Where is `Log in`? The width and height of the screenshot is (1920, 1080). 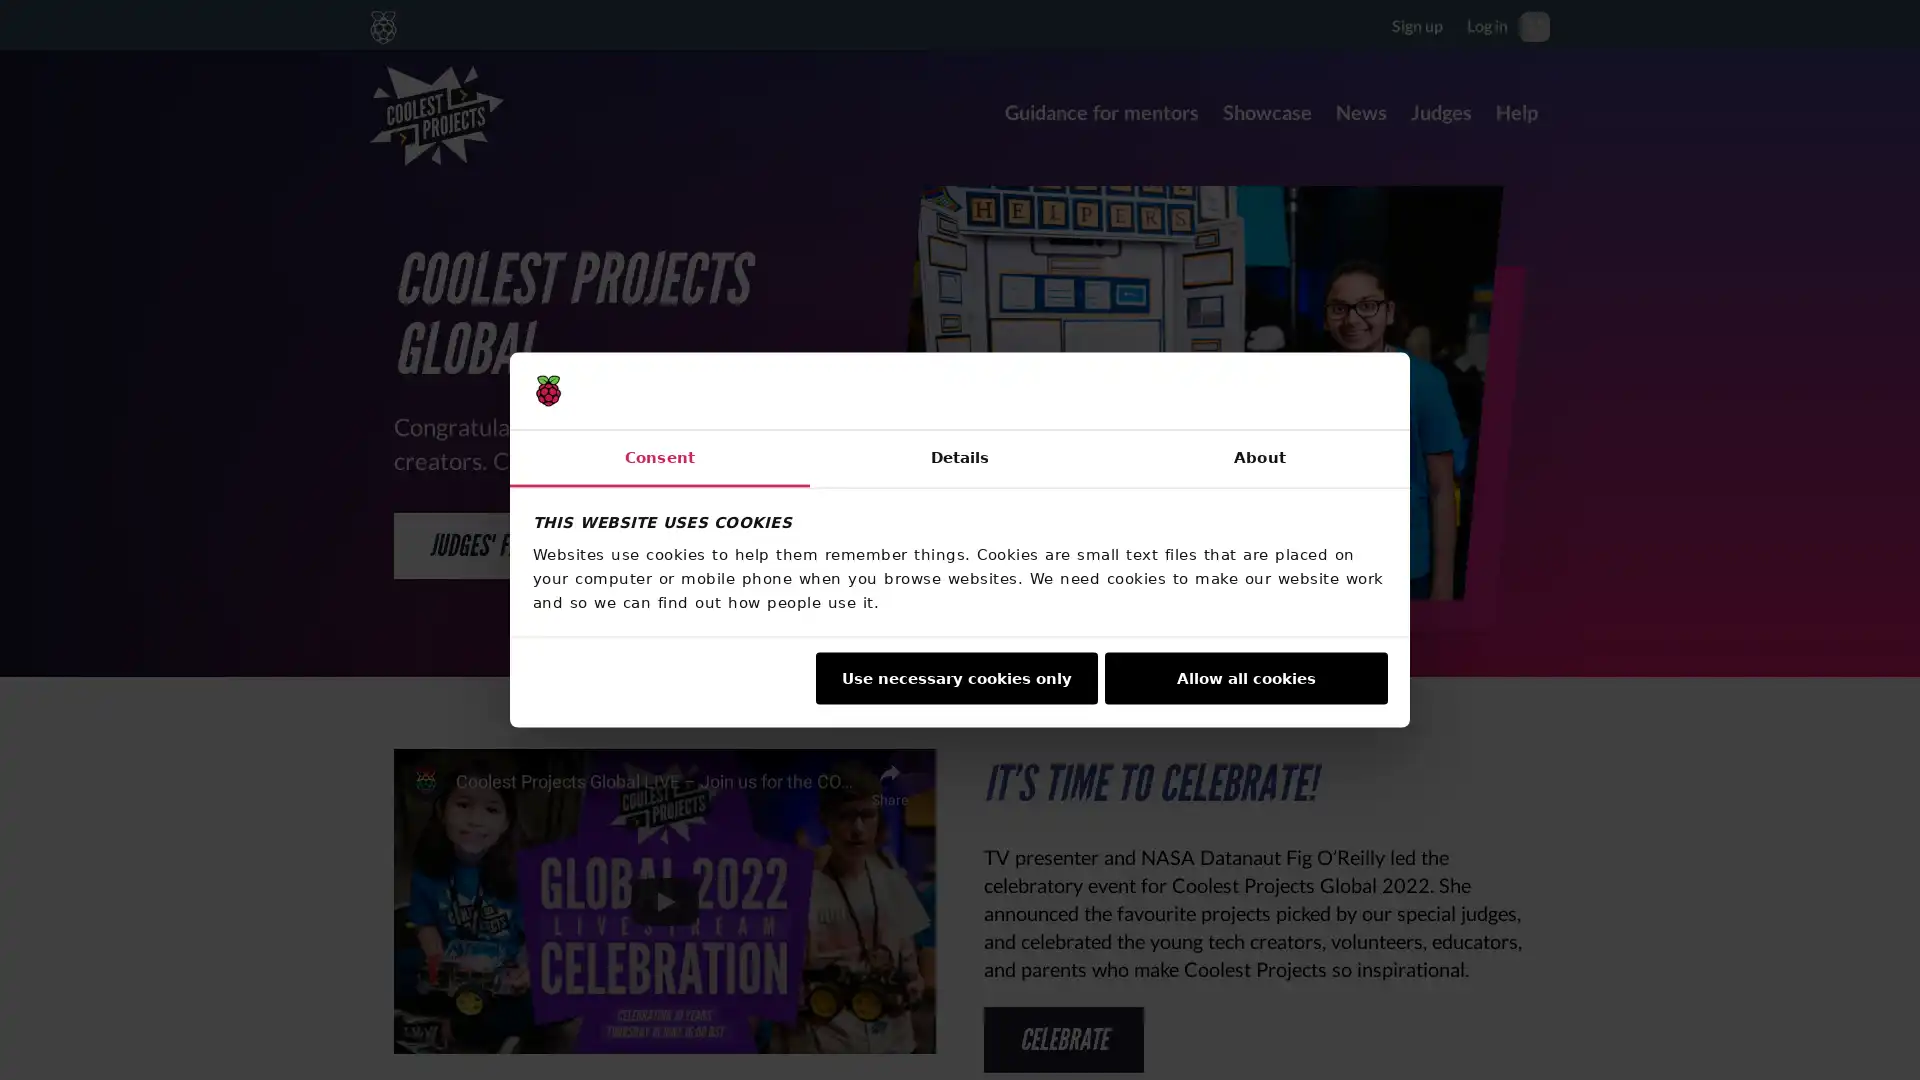
Log in is located at coordinates (1487, 24).